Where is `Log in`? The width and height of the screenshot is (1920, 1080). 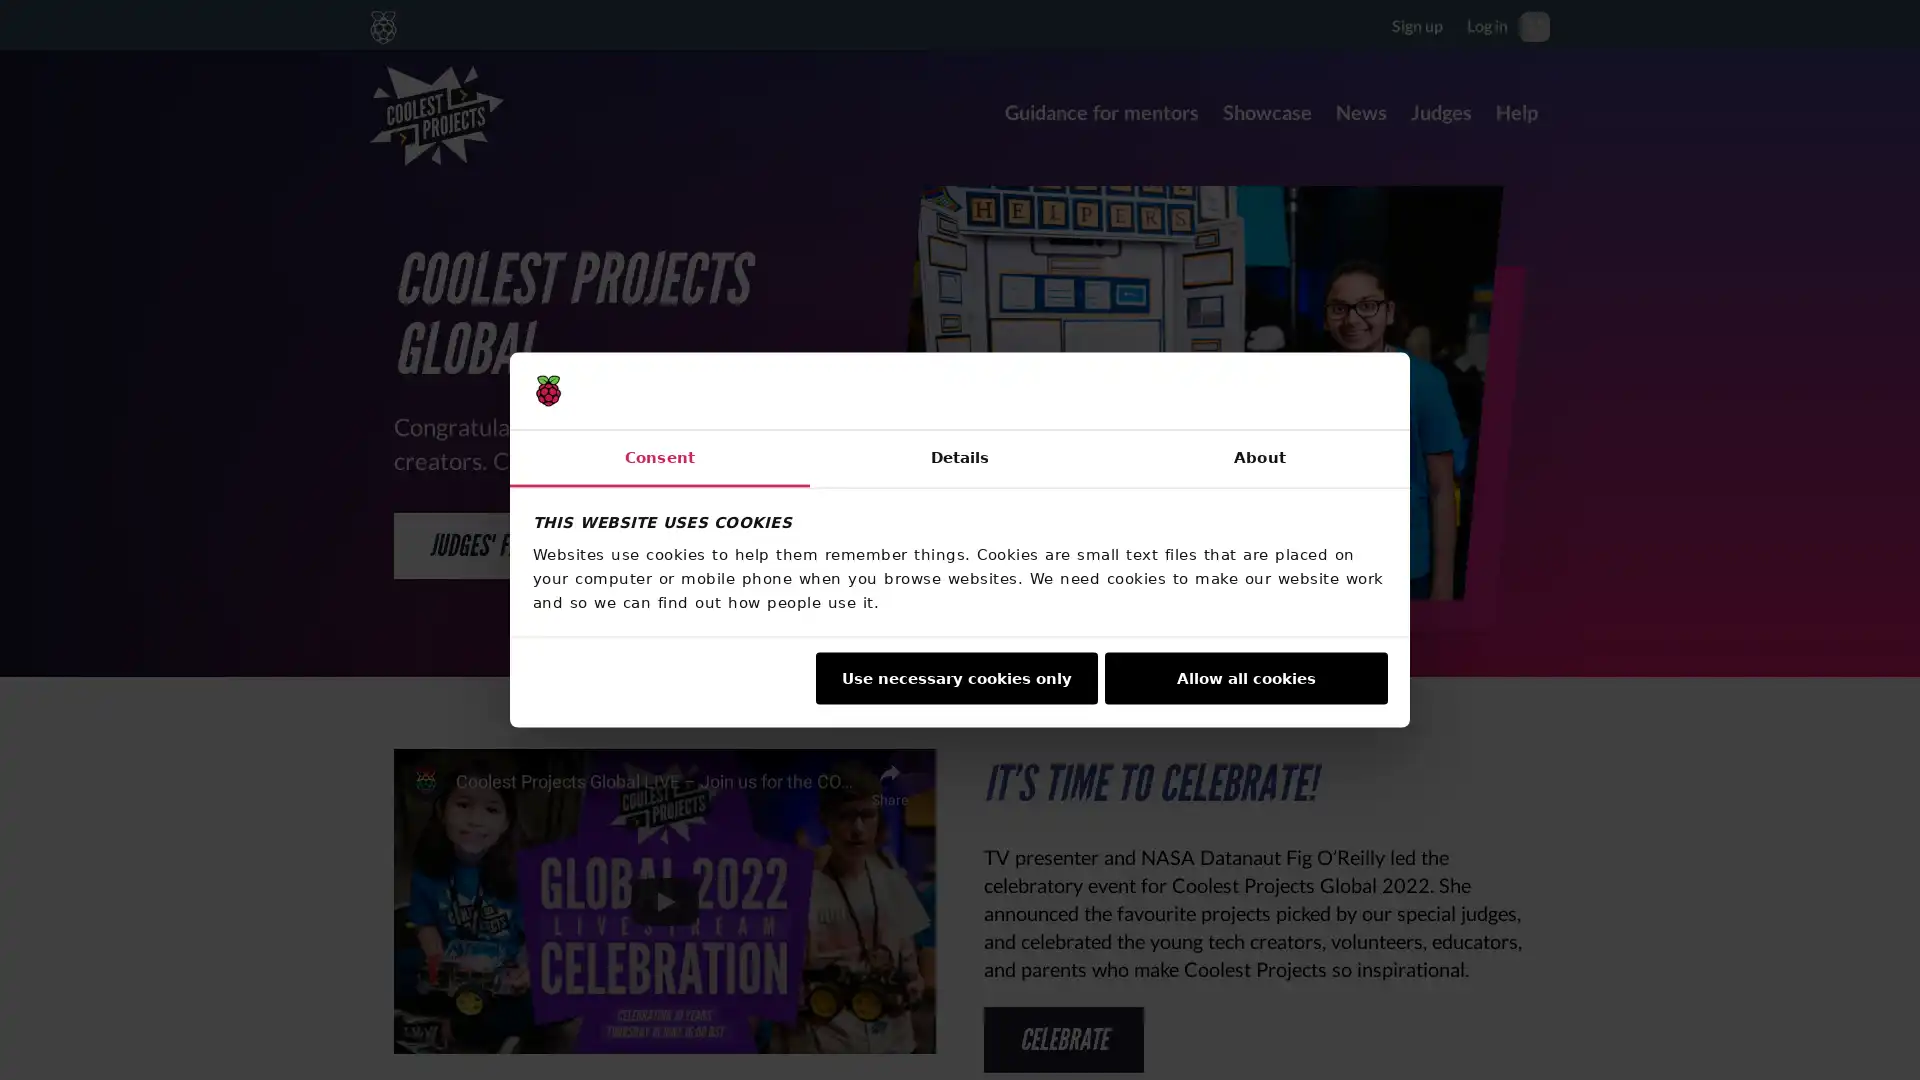
Log in is located at coordinates (1487, 24).